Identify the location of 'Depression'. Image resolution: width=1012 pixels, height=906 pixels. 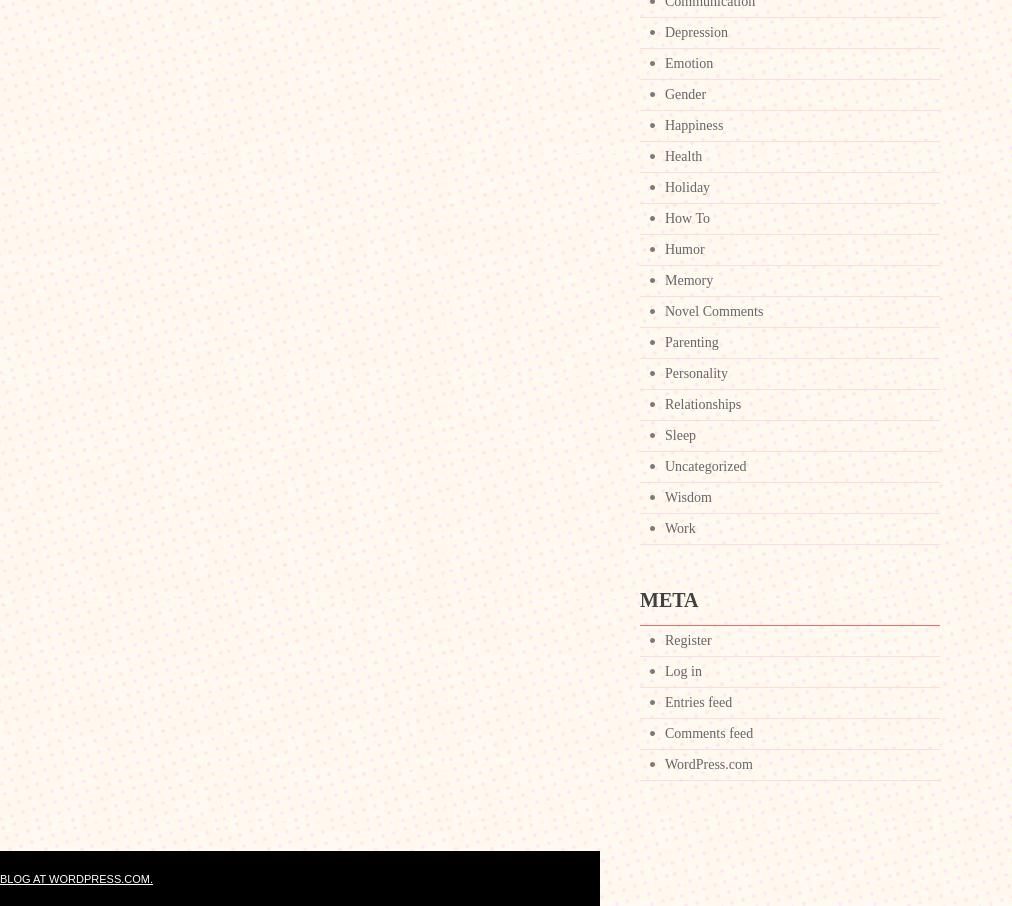
(696, 31).